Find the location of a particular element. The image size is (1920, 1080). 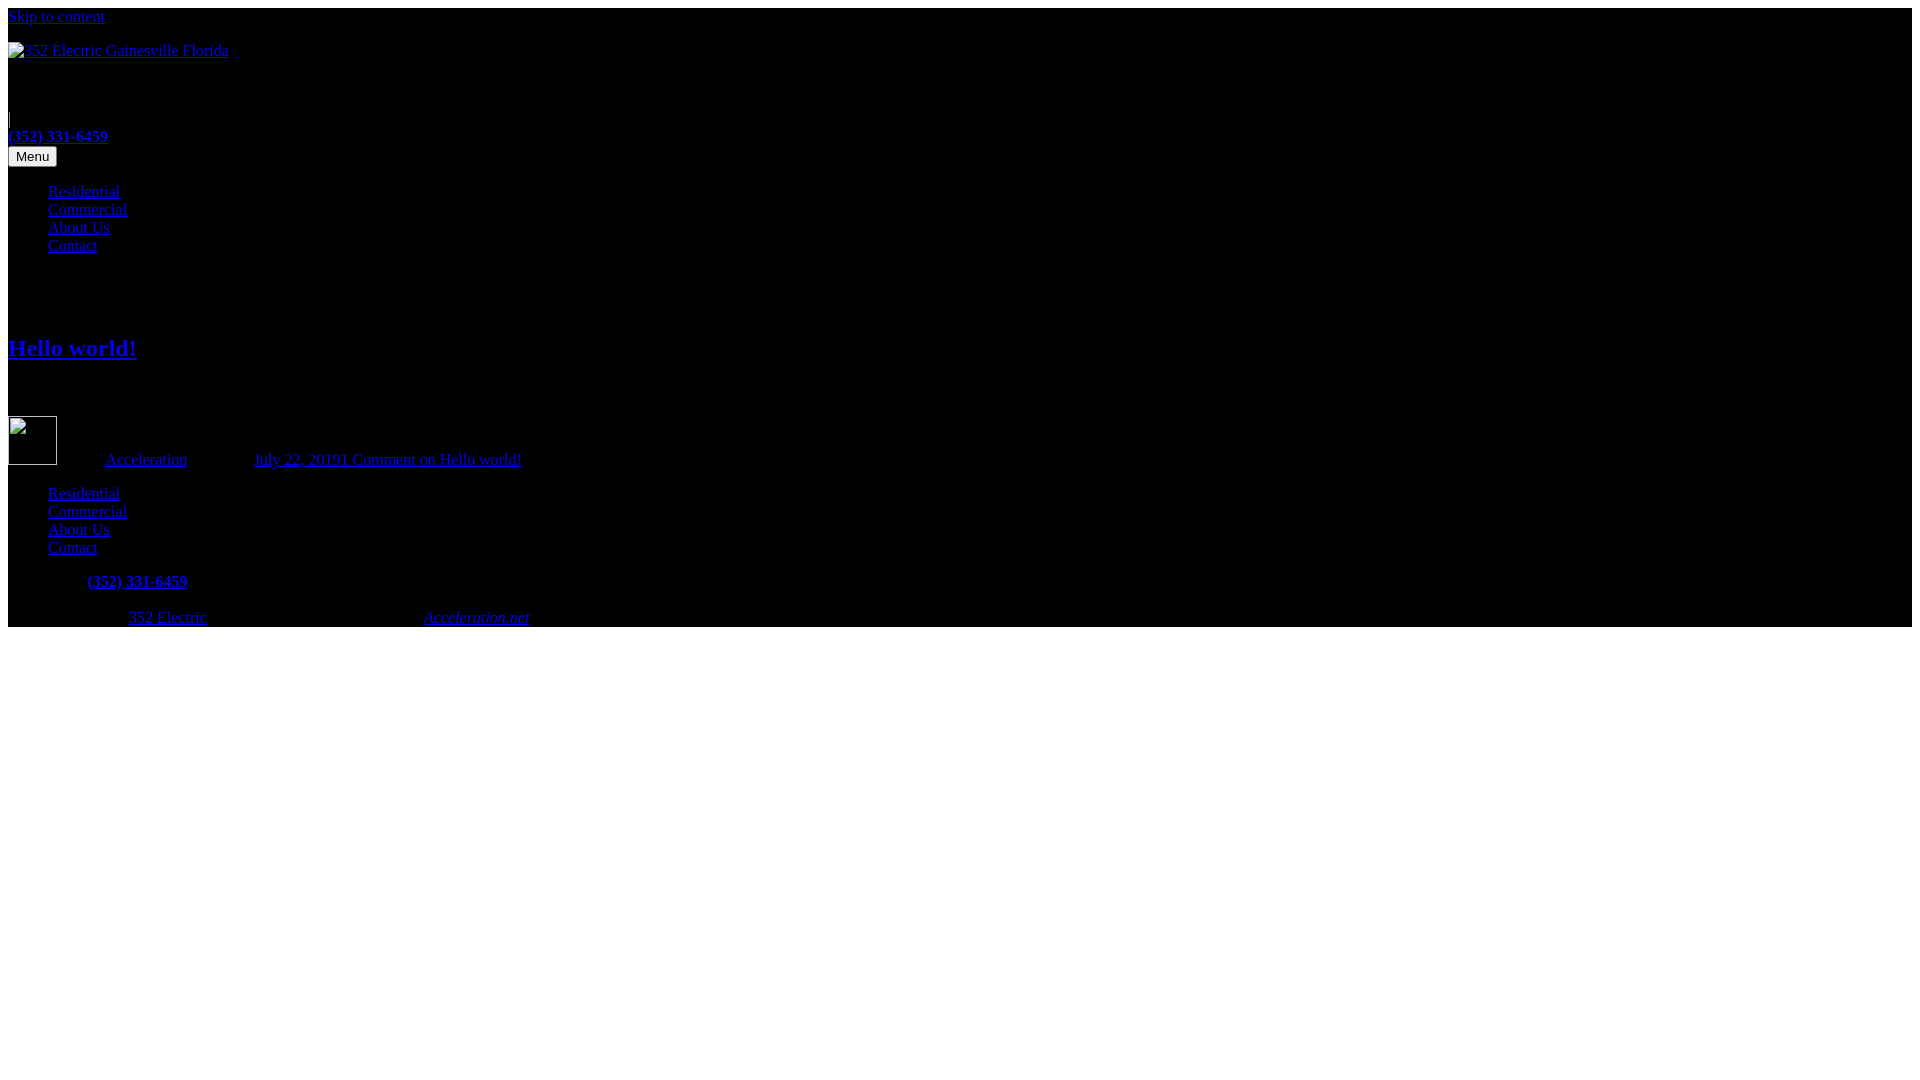

'352 Electric' is located at coordinates (168, 616).